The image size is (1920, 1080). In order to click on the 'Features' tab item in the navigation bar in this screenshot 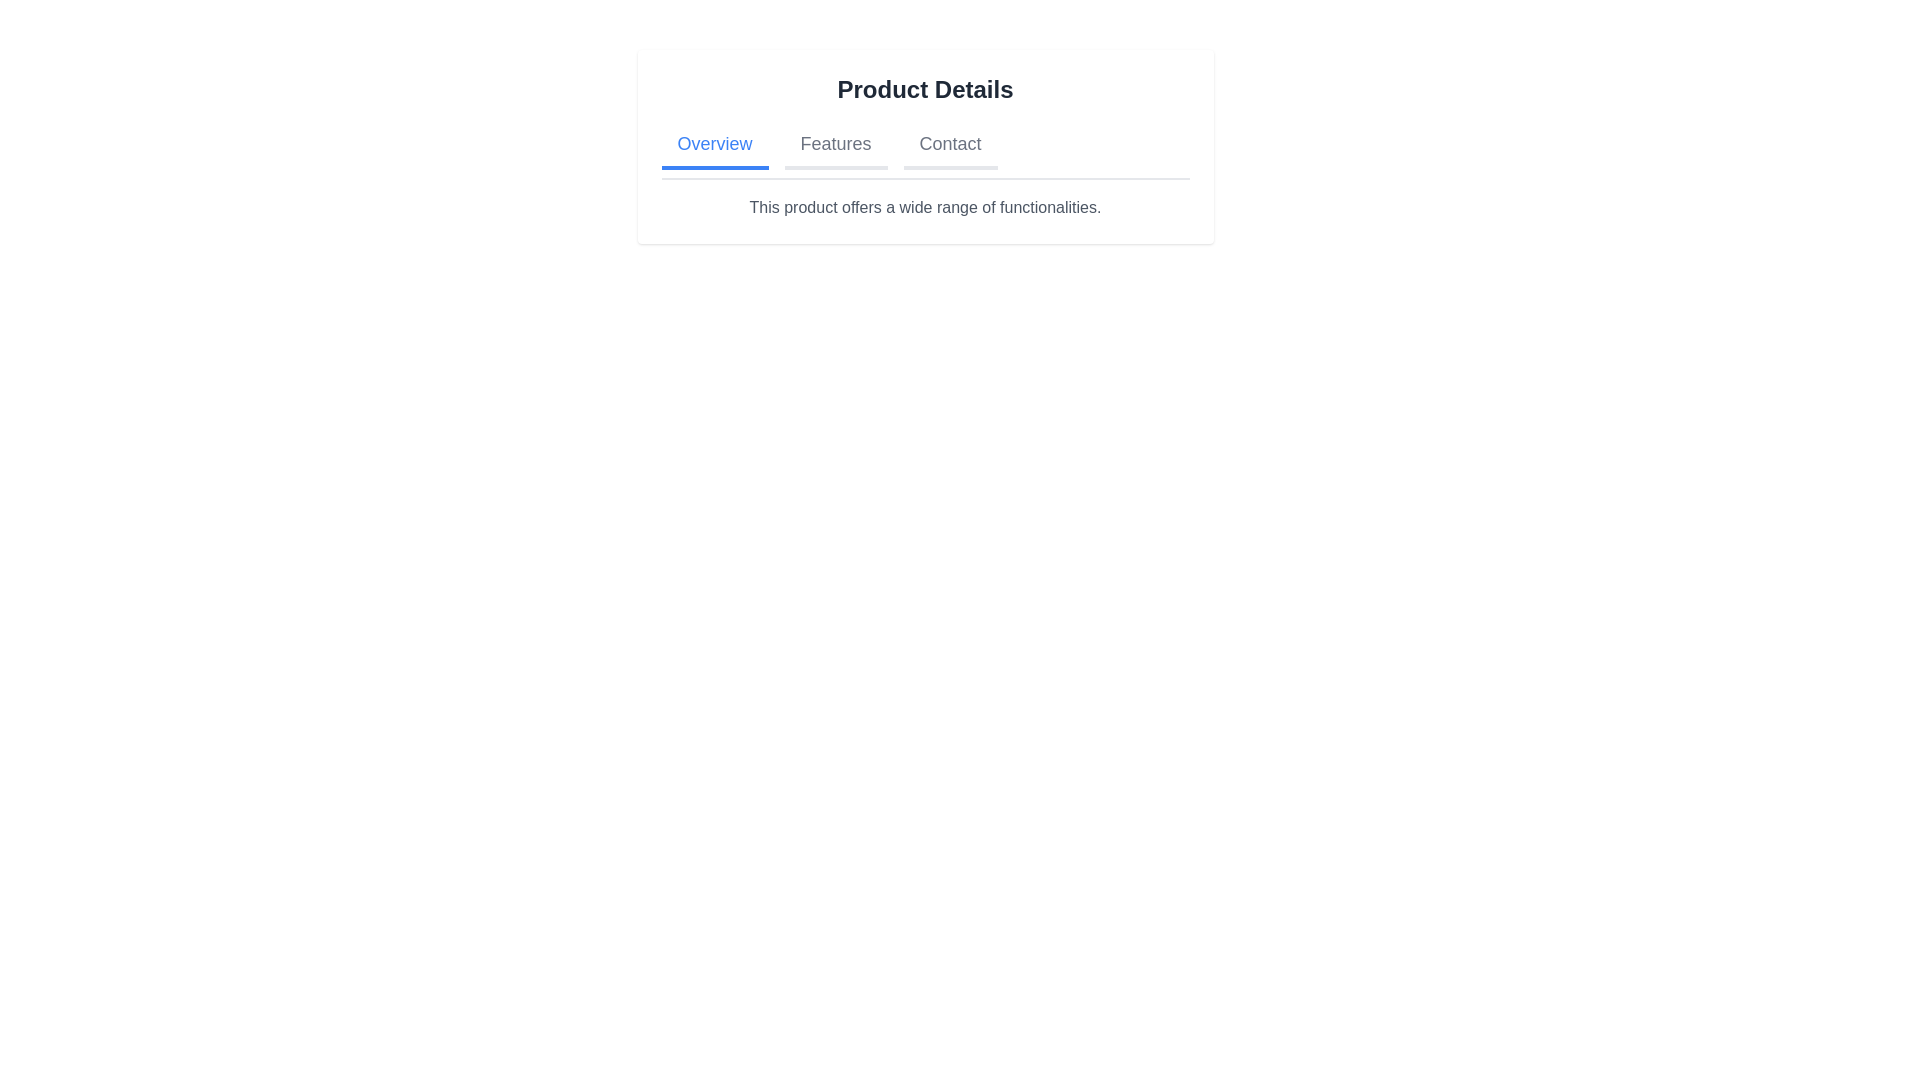, I will do `click(835, 145)`.